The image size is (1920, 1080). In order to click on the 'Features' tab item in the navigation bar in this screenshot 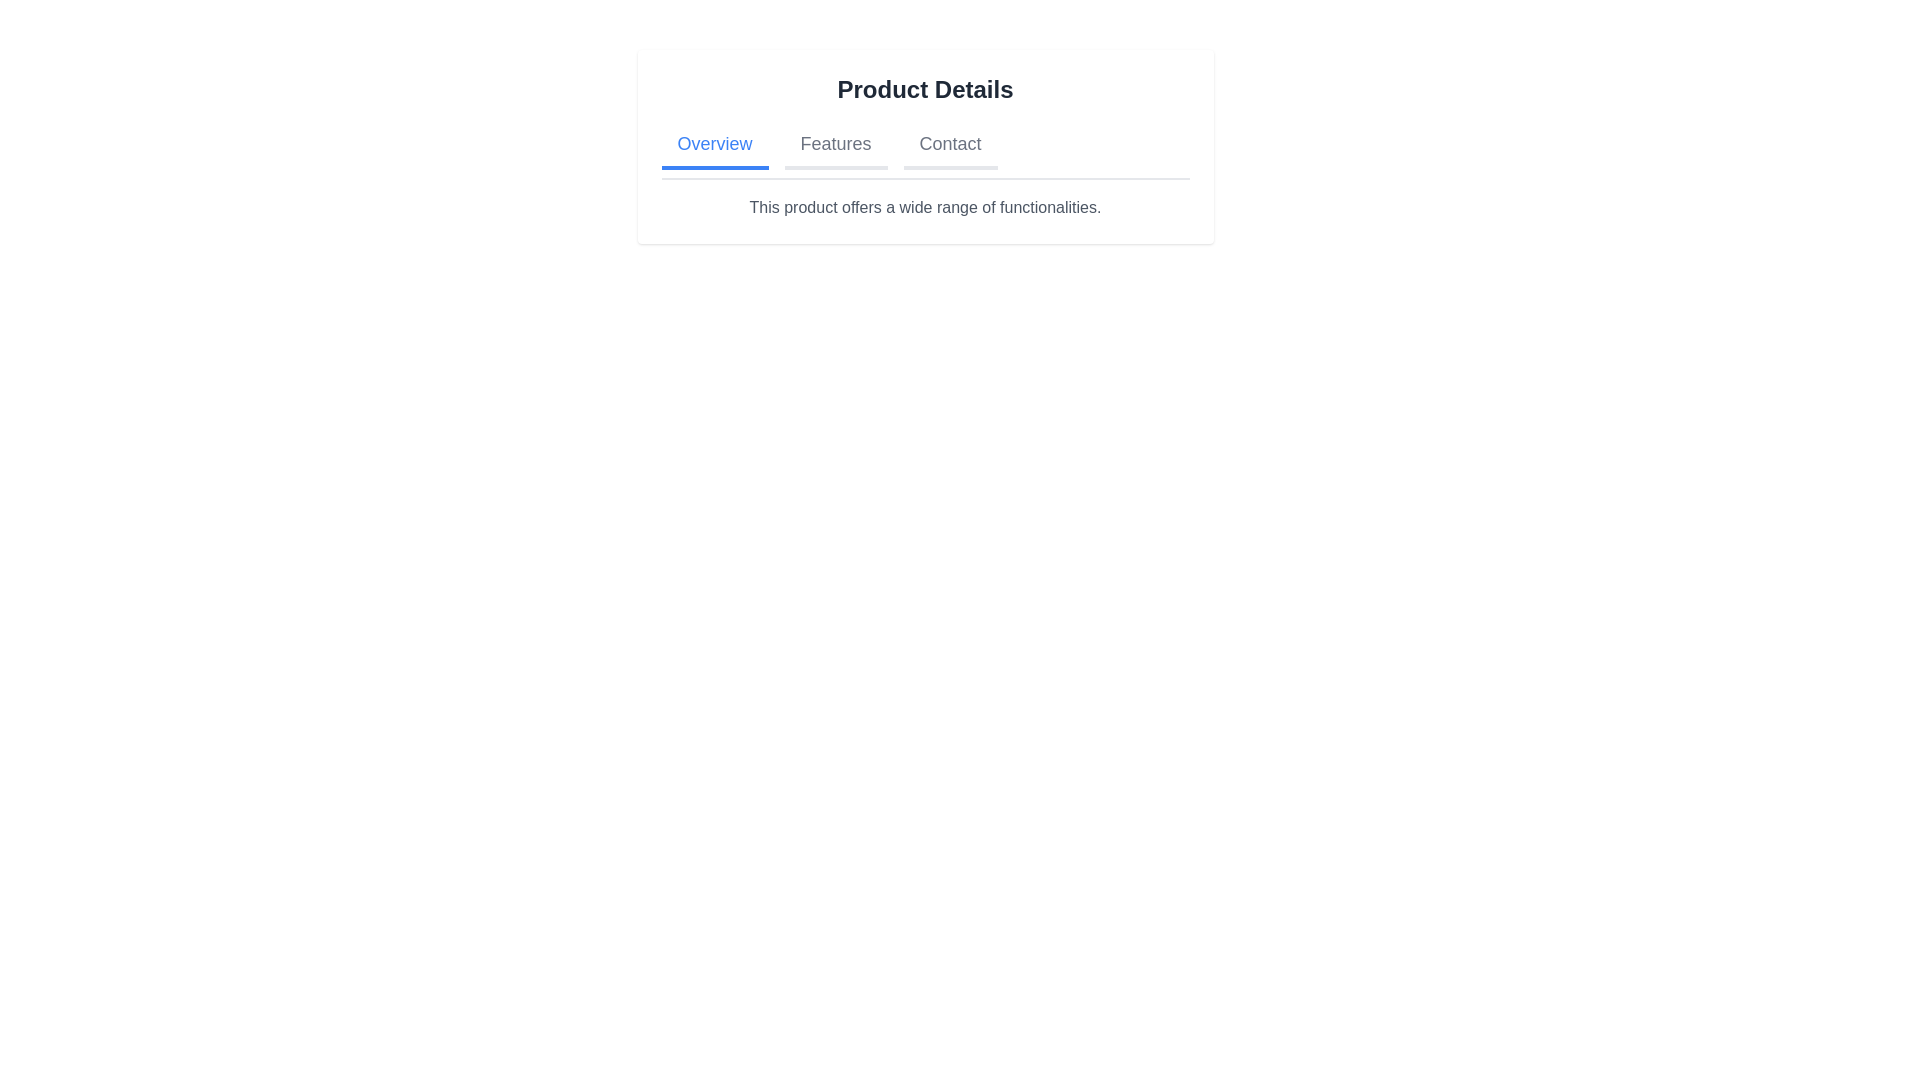, I will do `click(835, 145)`.